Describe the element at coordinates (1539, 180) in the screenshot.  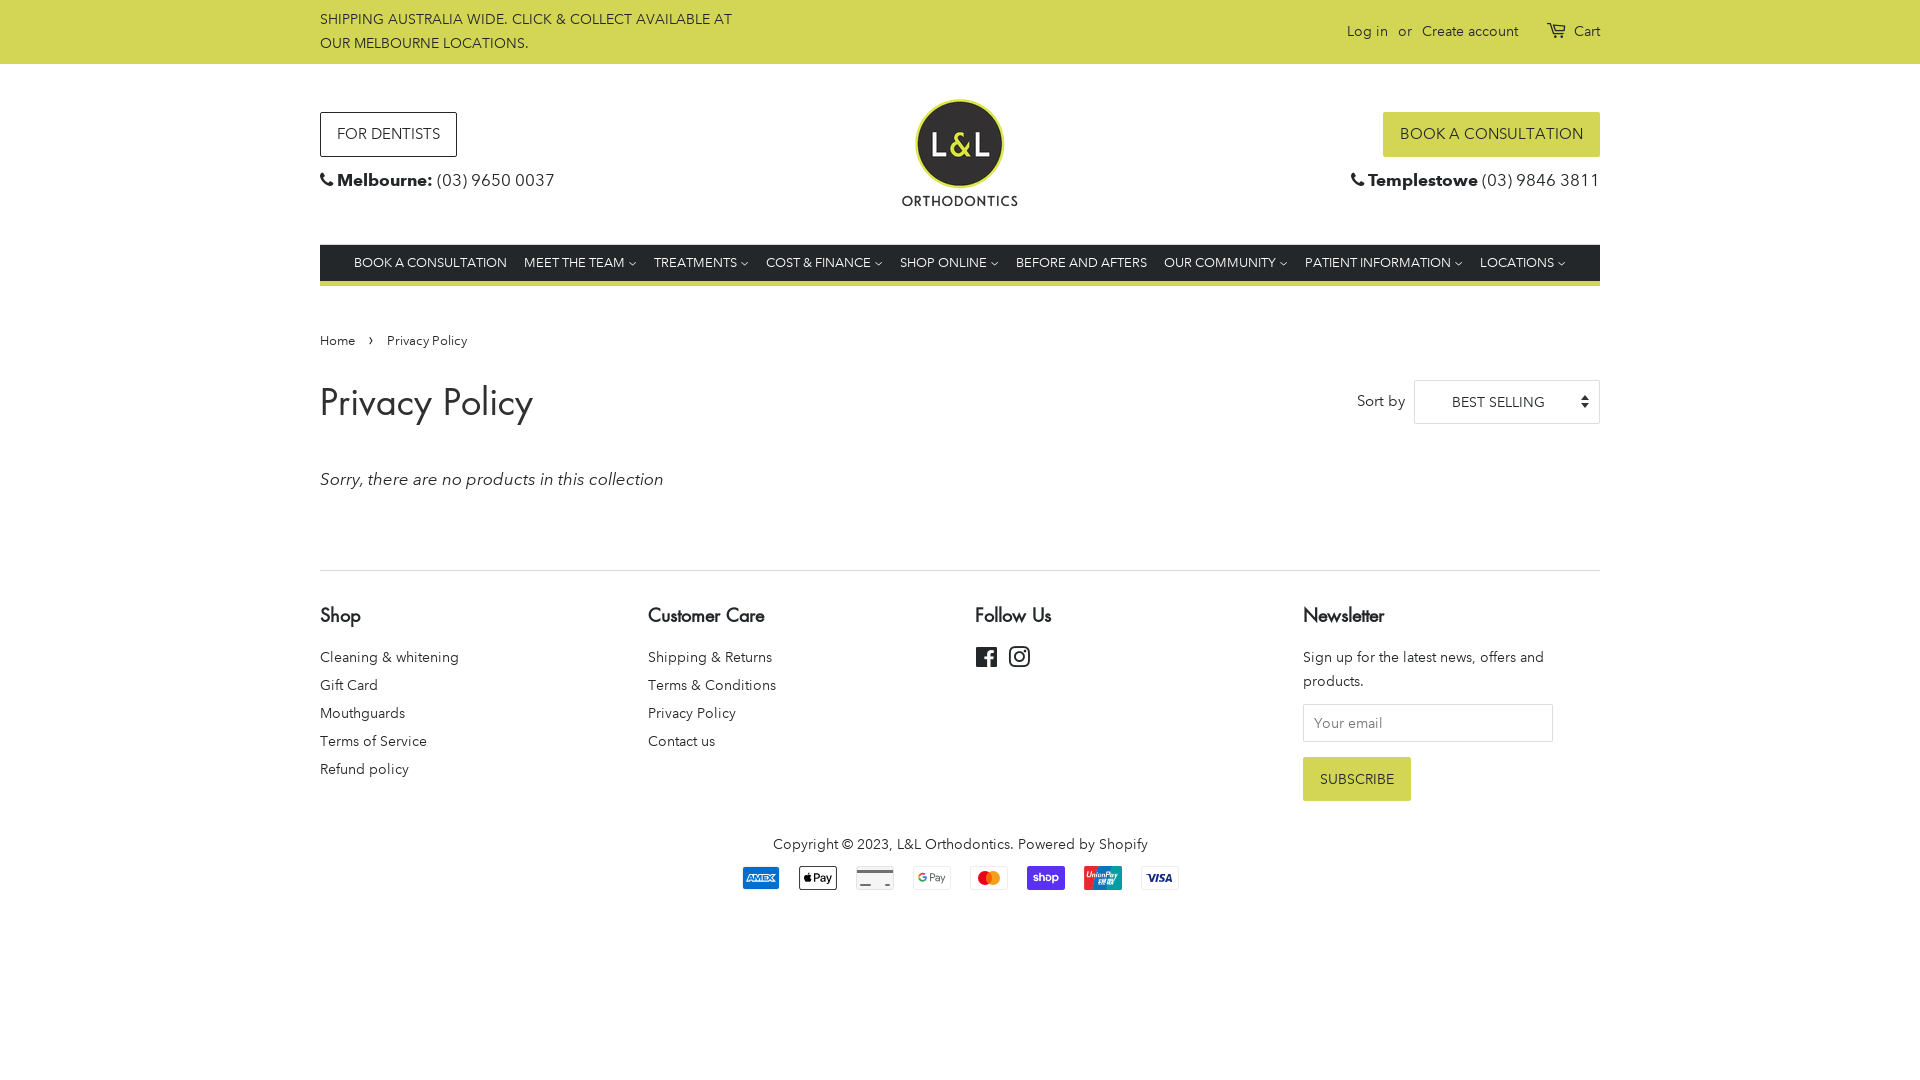
I see `'(03) 9846 3811'` at that location.